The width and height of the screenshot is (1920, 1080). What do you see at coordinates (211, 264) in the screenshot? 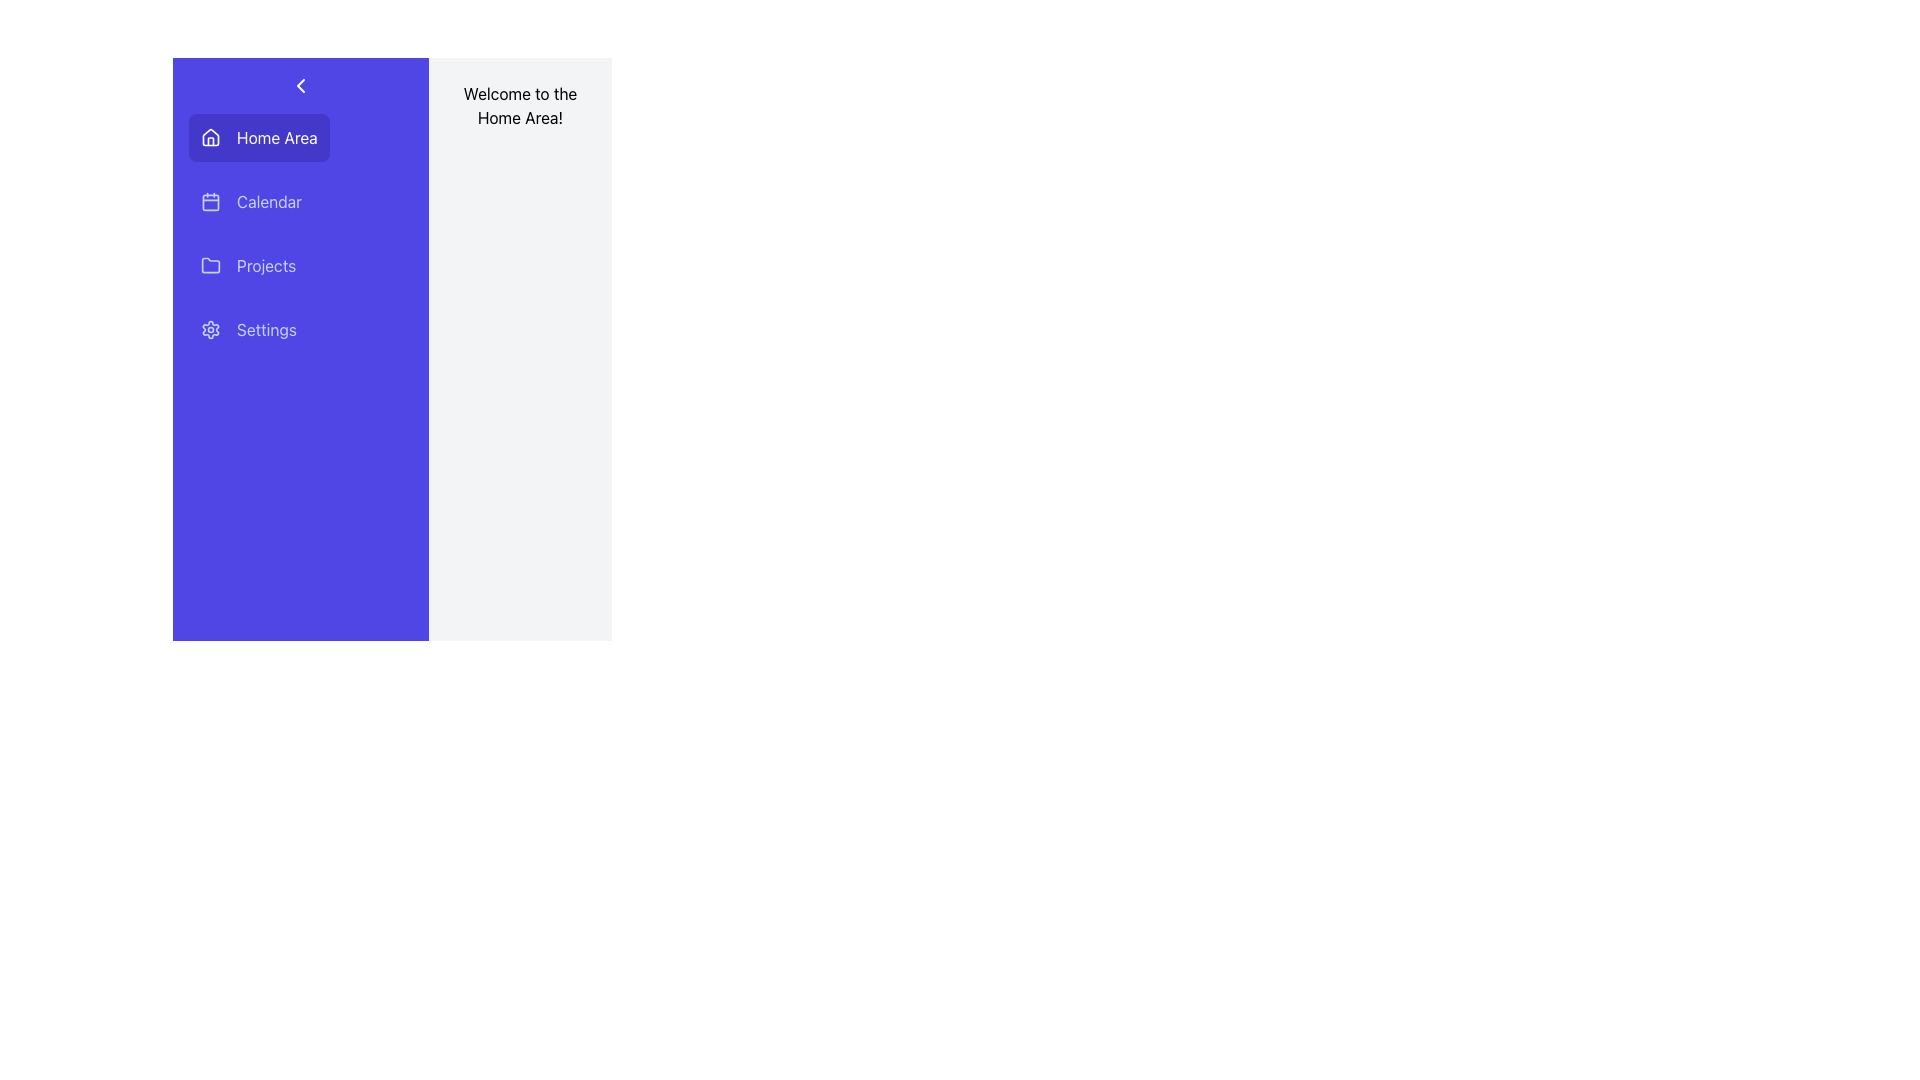
I see `the 'Projects' menu icon, which is the third icon in the menu sequence located adjacent to the 'Projects' text item` at bounding box center [211, 264].